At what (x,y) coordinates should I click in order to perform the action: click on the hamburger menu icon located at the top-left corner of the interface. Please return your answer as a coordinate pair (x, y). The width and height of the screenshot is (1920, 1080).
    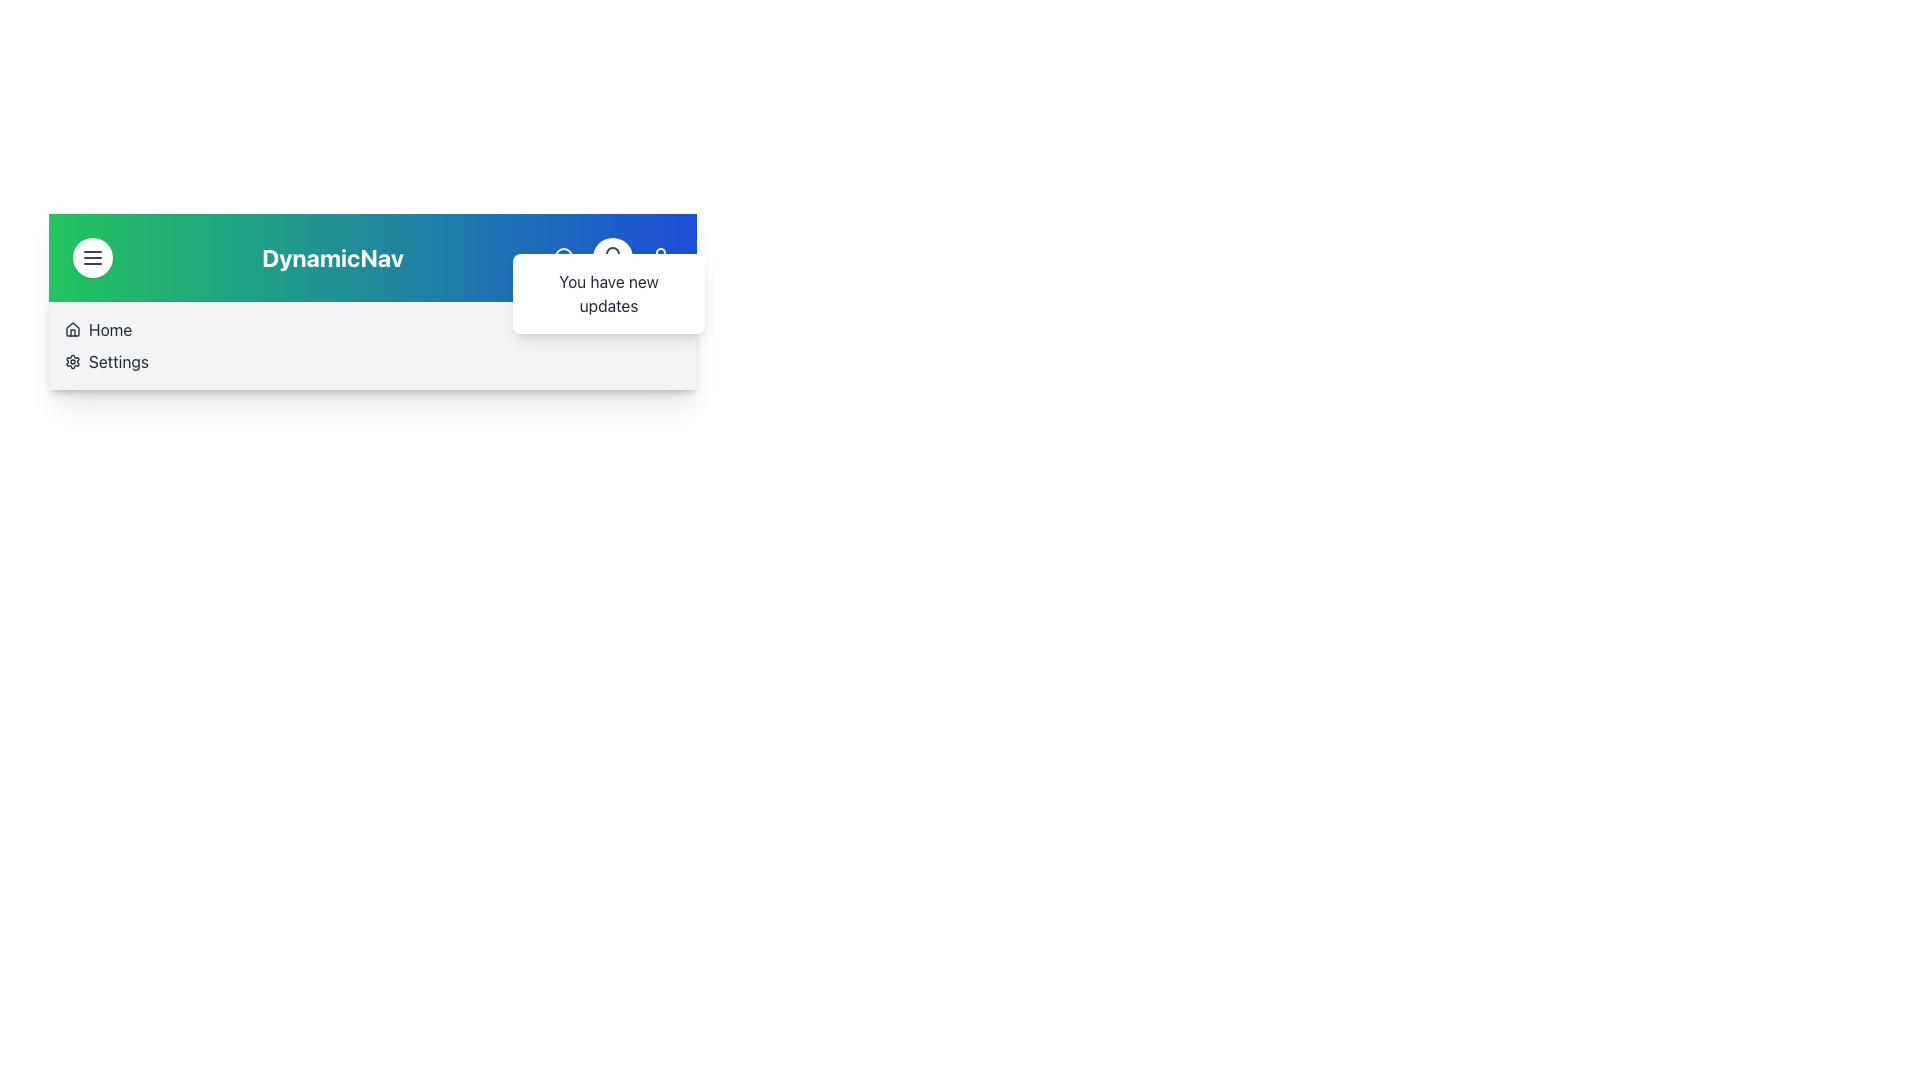
    Looking at the image, I should click on (91, 257).